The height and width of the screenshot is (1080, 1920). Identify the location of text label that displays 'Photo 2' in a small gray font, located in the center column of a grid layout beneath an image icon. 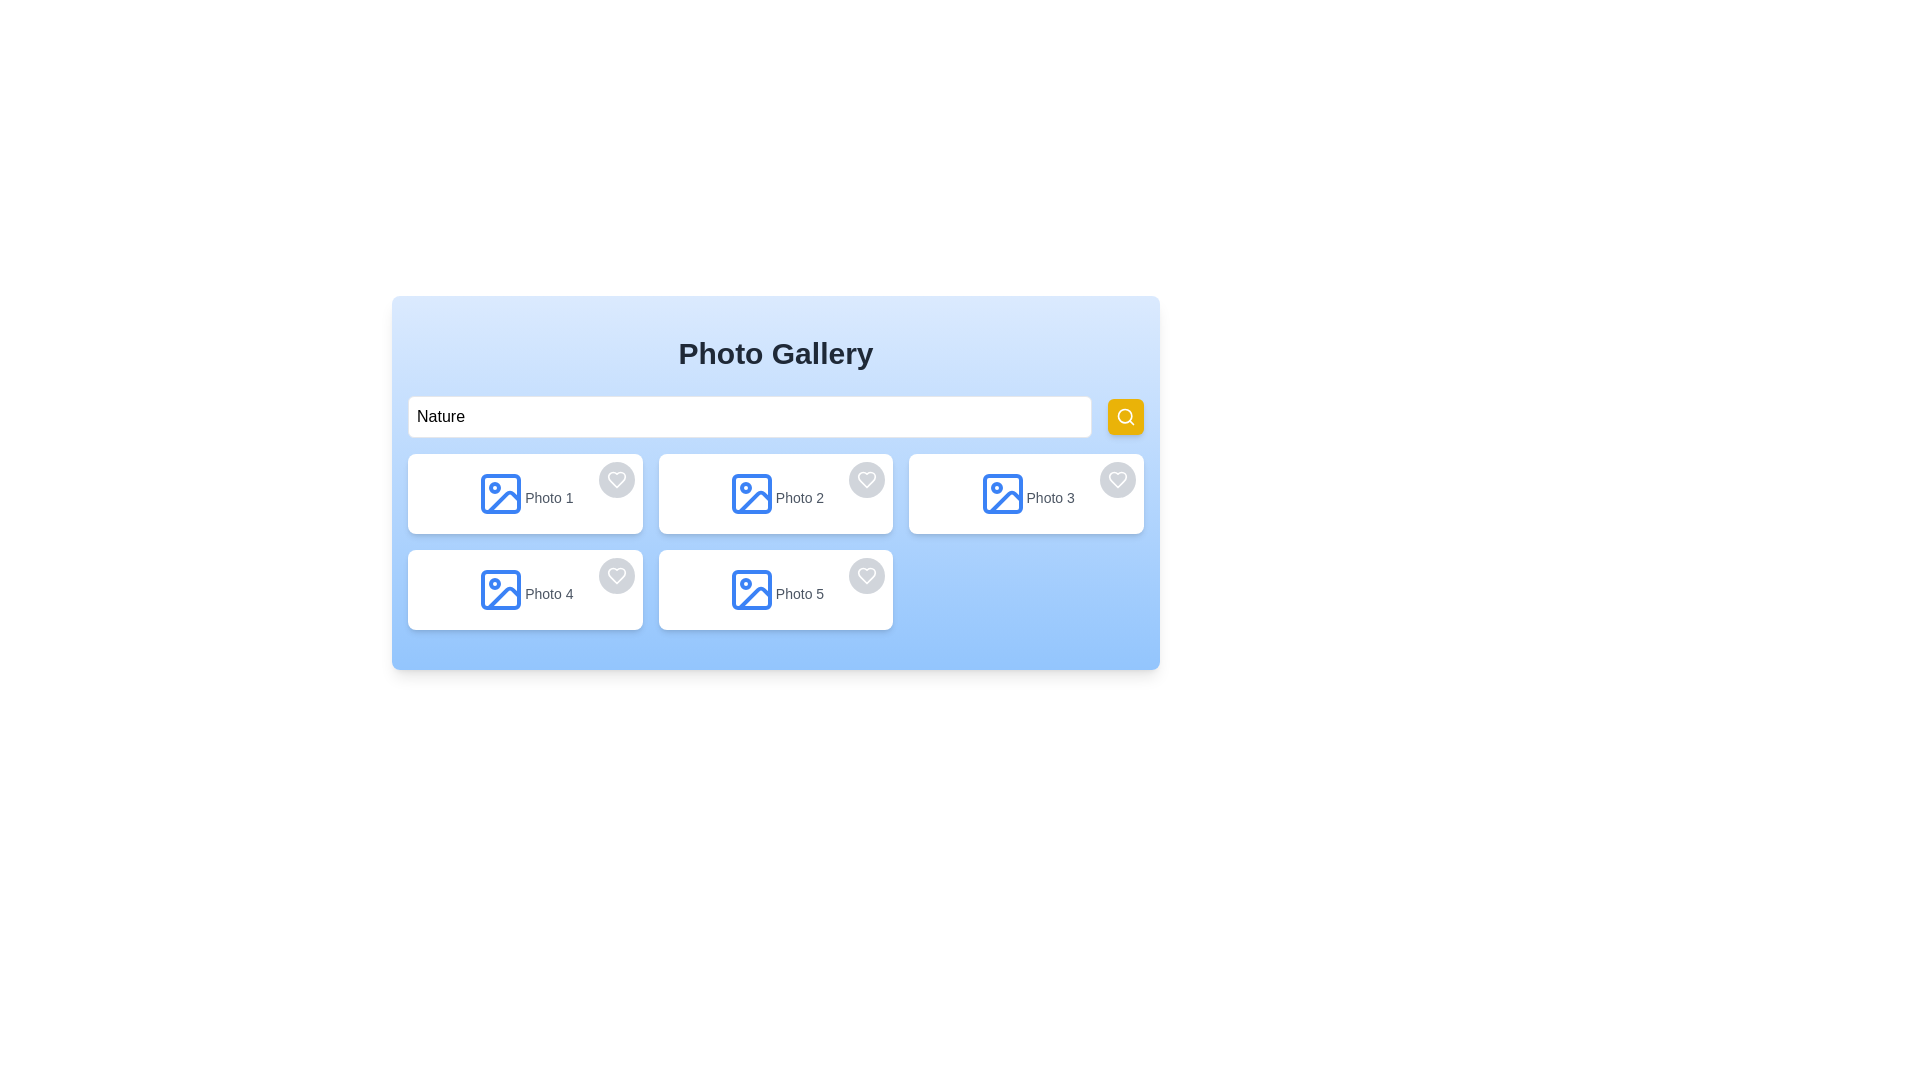
(800, 496).